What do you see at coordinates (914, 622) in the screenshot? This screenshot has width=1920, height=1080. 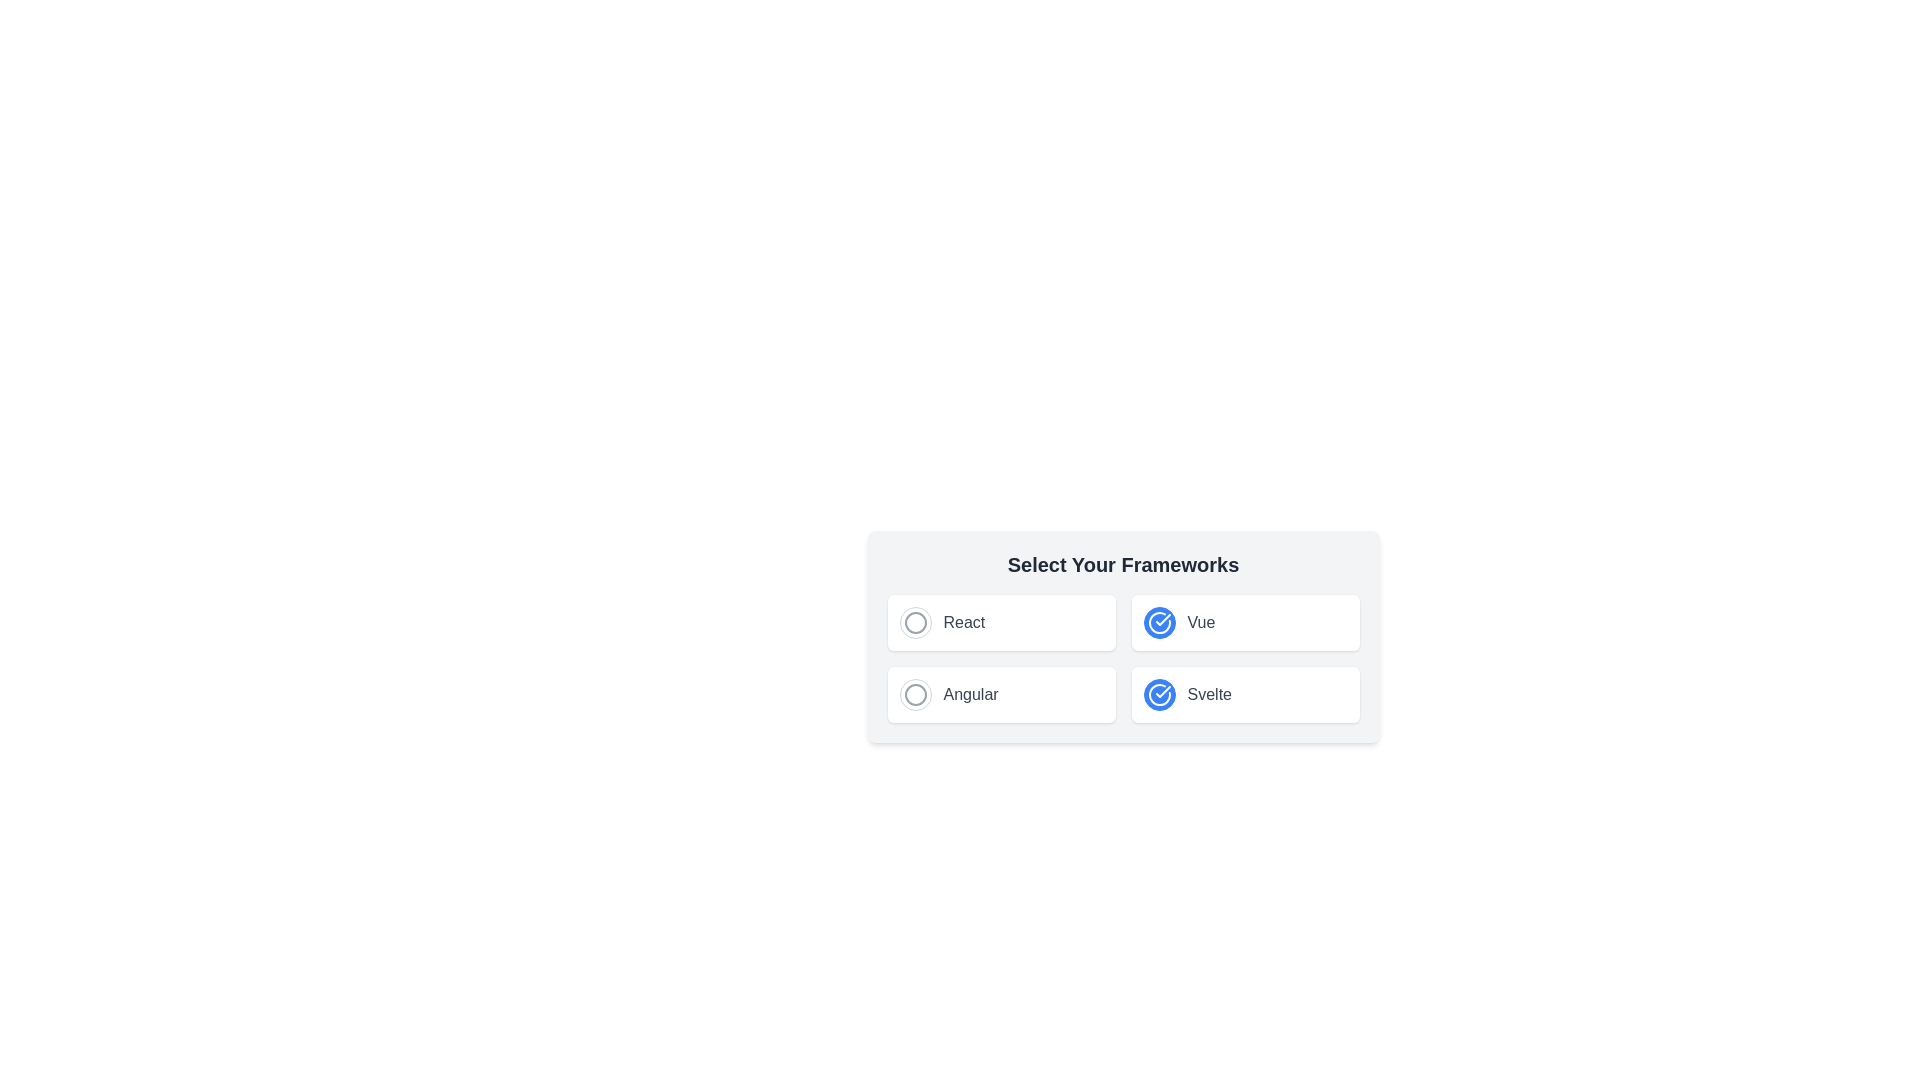 I see `the first radio button within the group of four options, which is styled with a gray border and an inner circle` at bounding box center [914, 622].